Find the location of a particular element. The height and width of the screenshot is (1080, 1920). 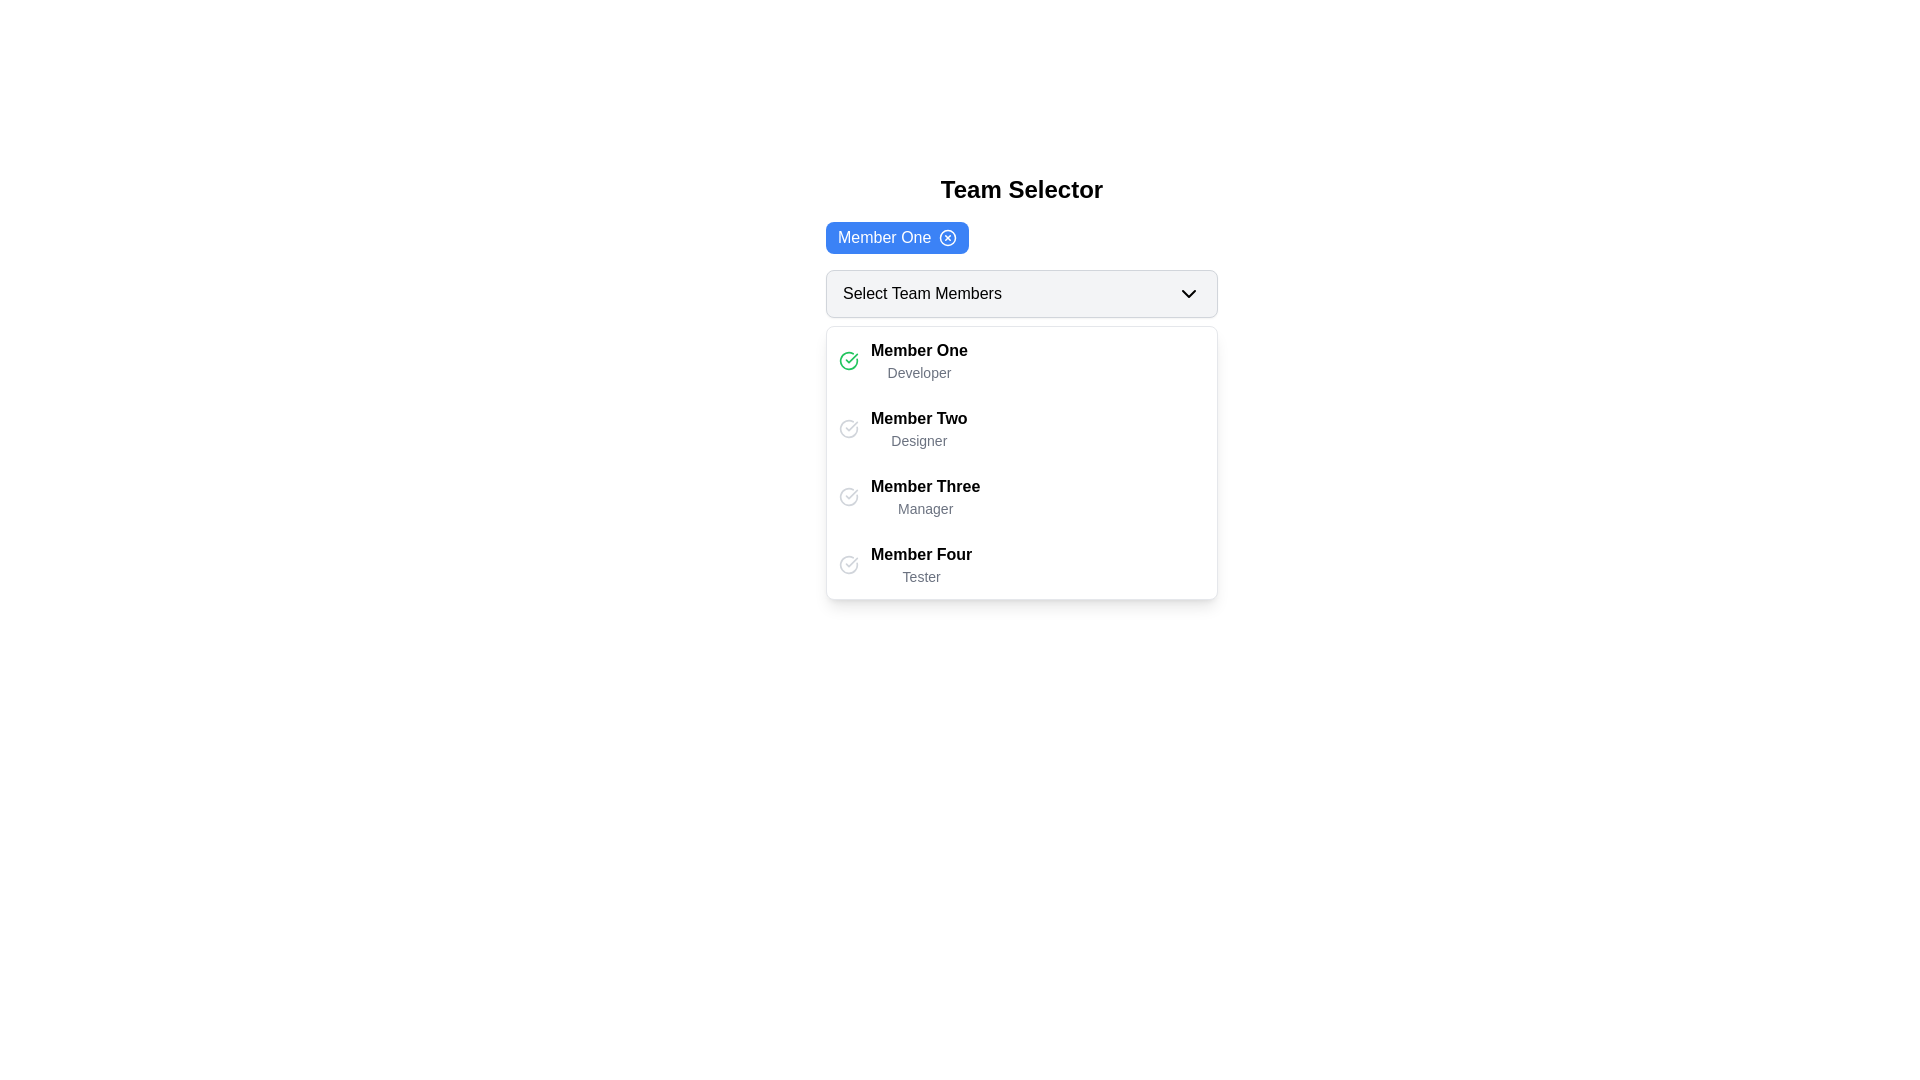

the Status indicator icon styled as a check within a circle, which is positioned at the leftmost end of the list item for 'Member Two' is located at coordinates (849, 427).